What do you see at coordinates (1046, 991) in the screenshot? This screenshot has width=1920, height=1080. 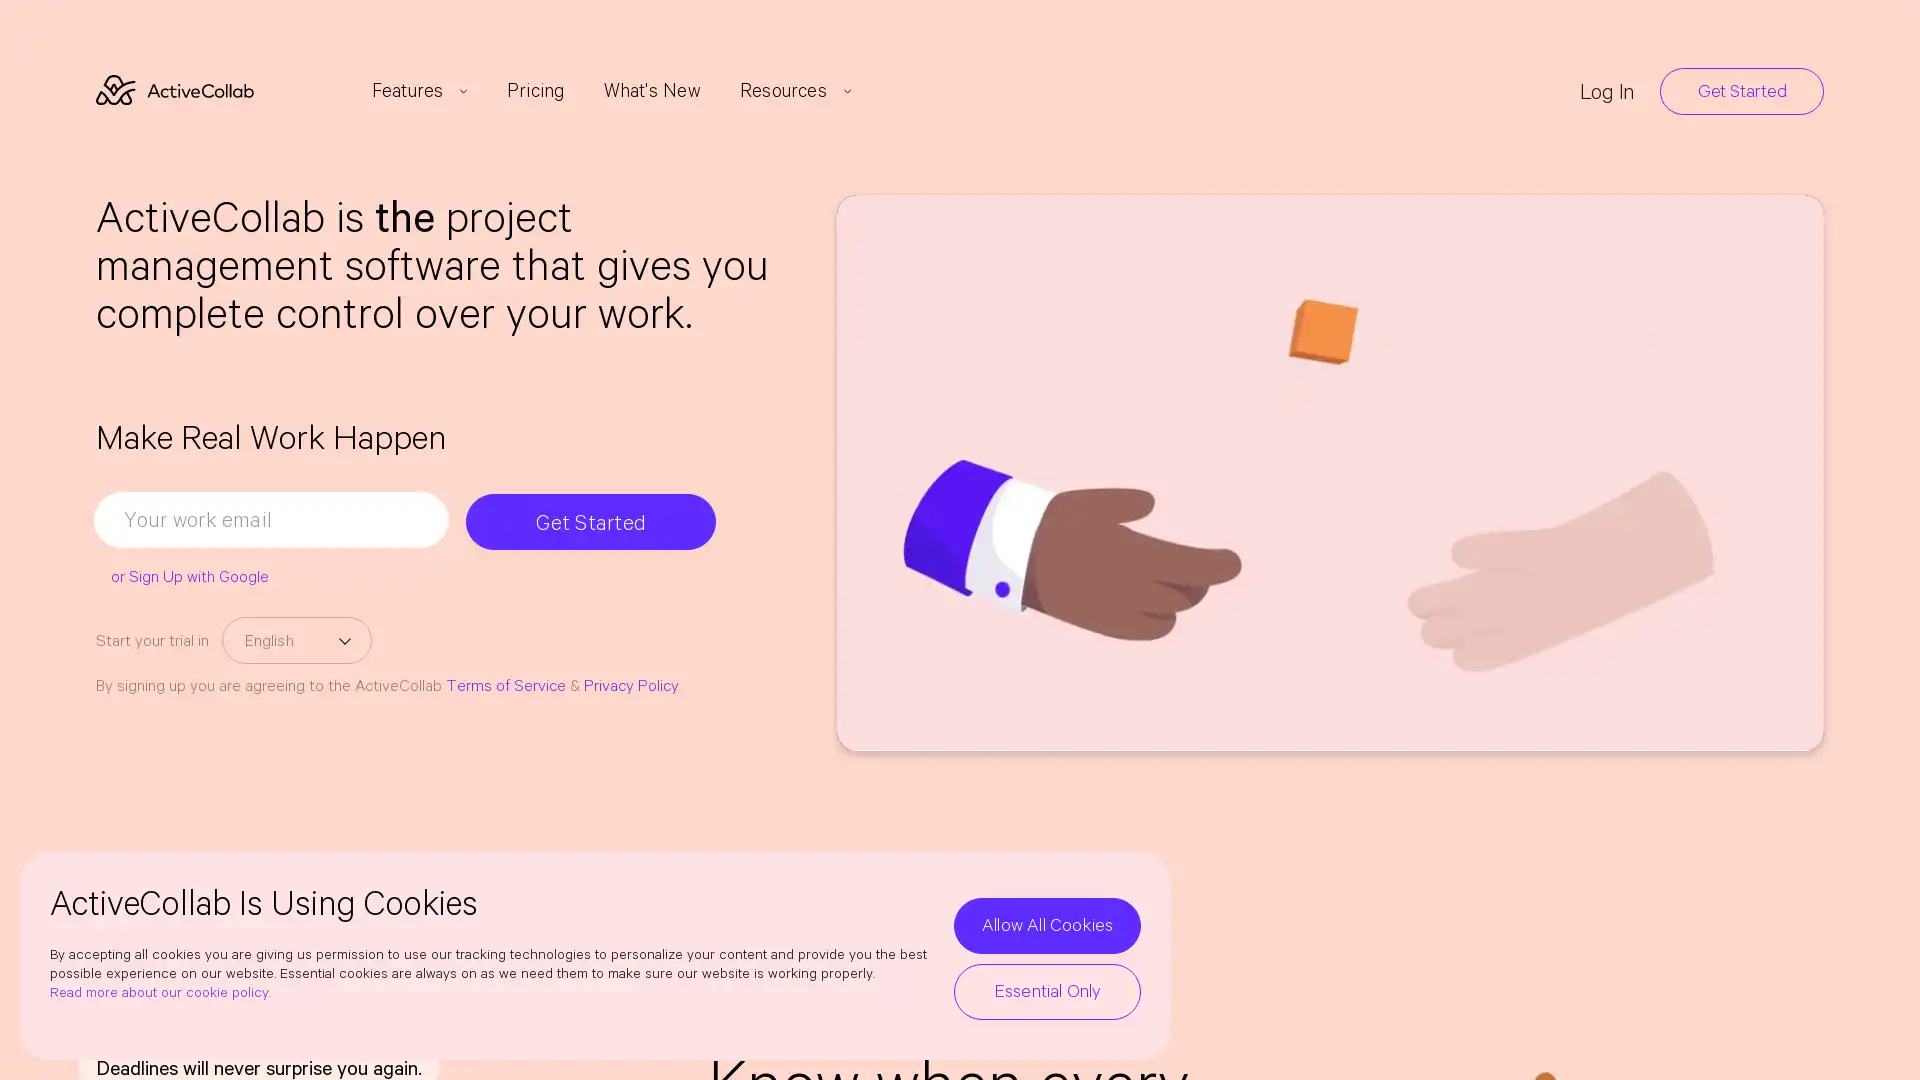 I see `Essential Only` at bounding box center [1046, 991].